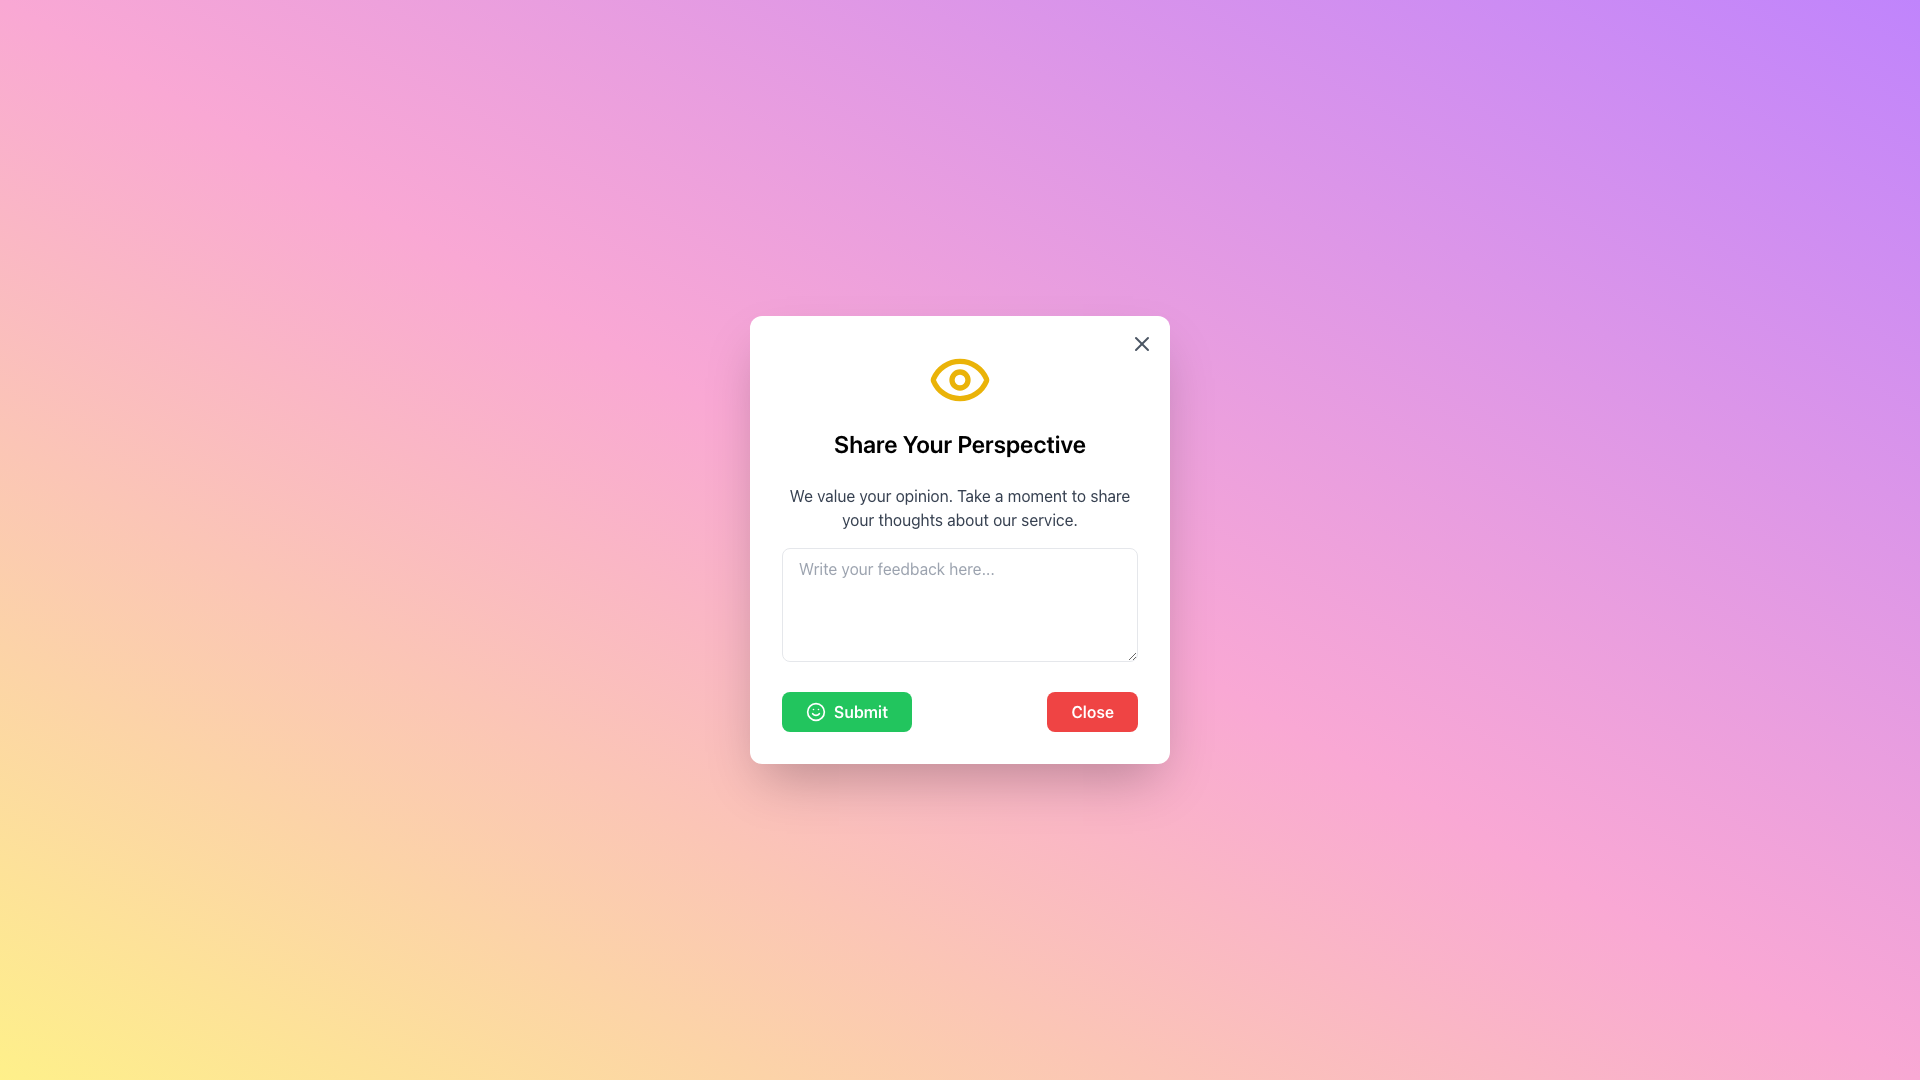  Describe the element at coordinates (1091, 711) in the screenshot. I see `the red 'Close' button with rounded corners located at the bottom-right of the modal dialog to change its color to a darker shade` at that location.